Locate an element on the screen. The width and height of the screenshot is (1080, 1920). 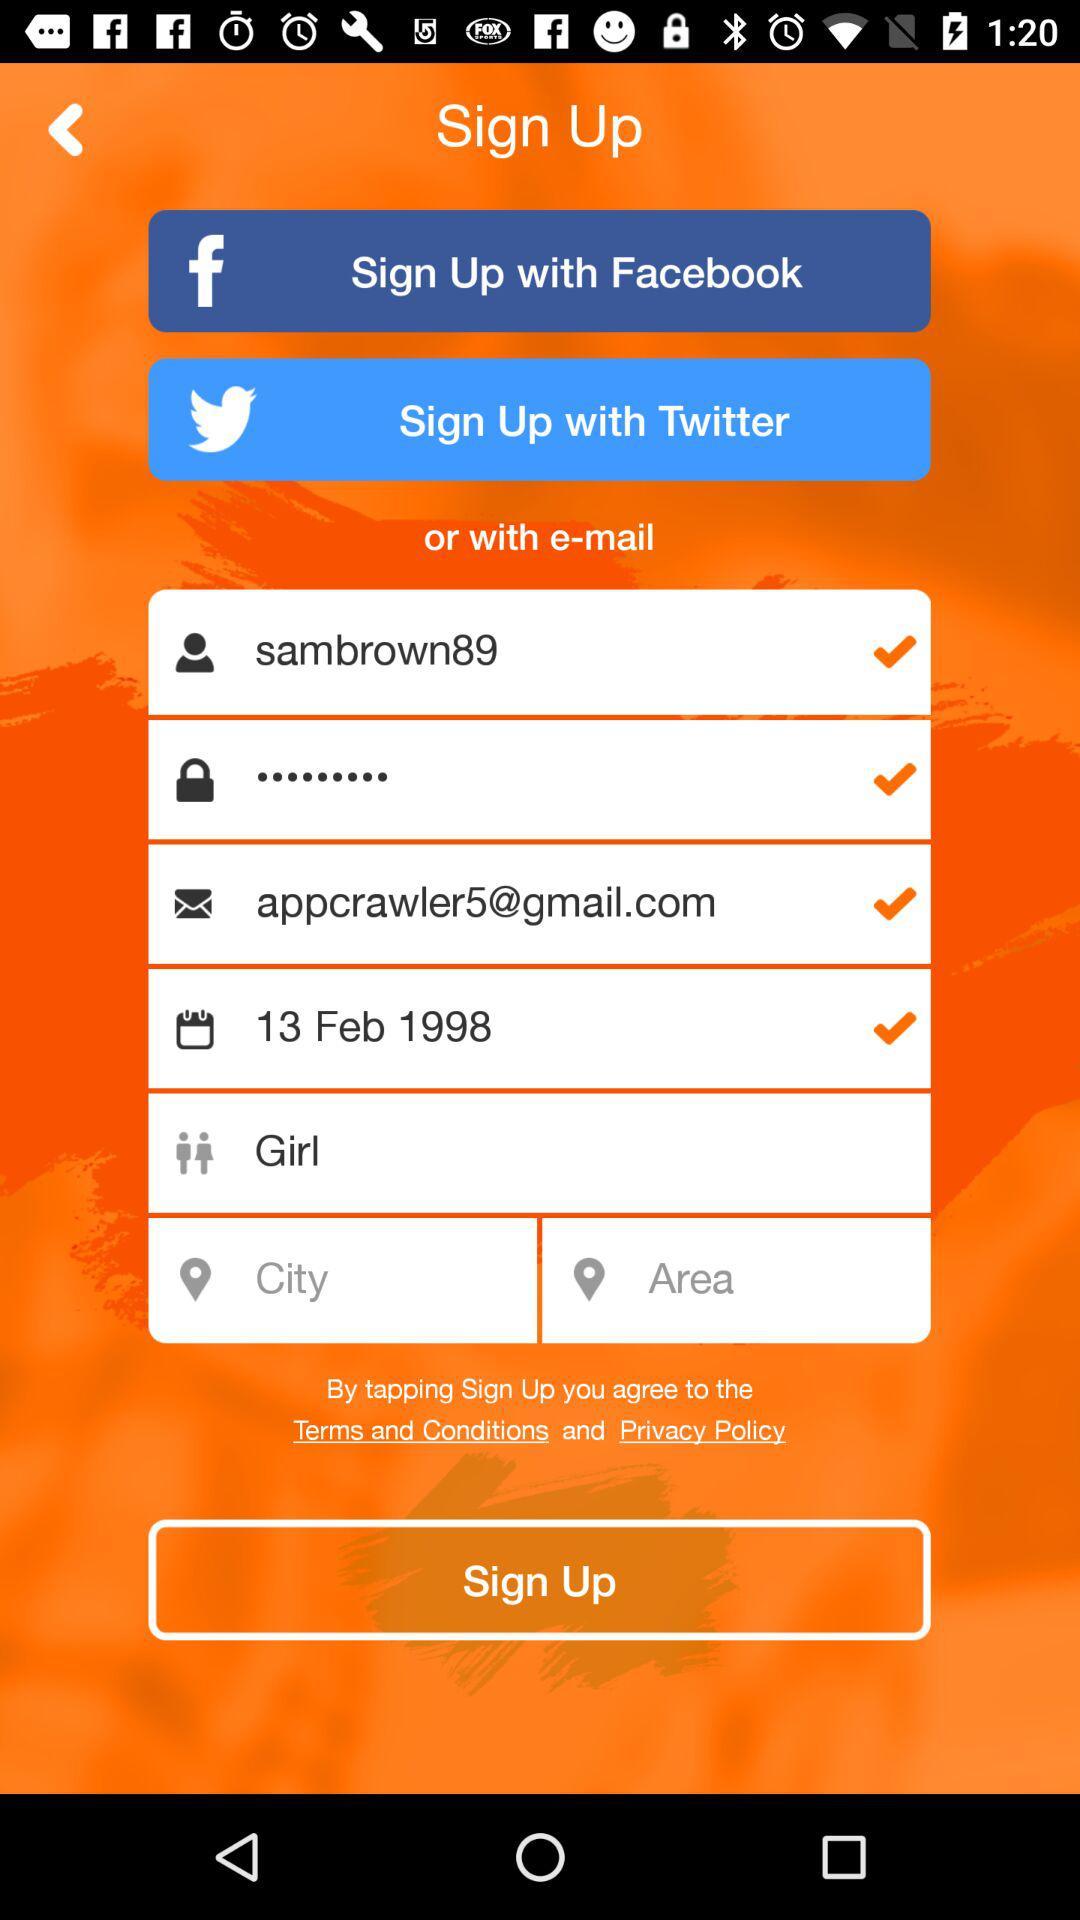
icon to the left of the and icon is located at coordinates (420, 1430).